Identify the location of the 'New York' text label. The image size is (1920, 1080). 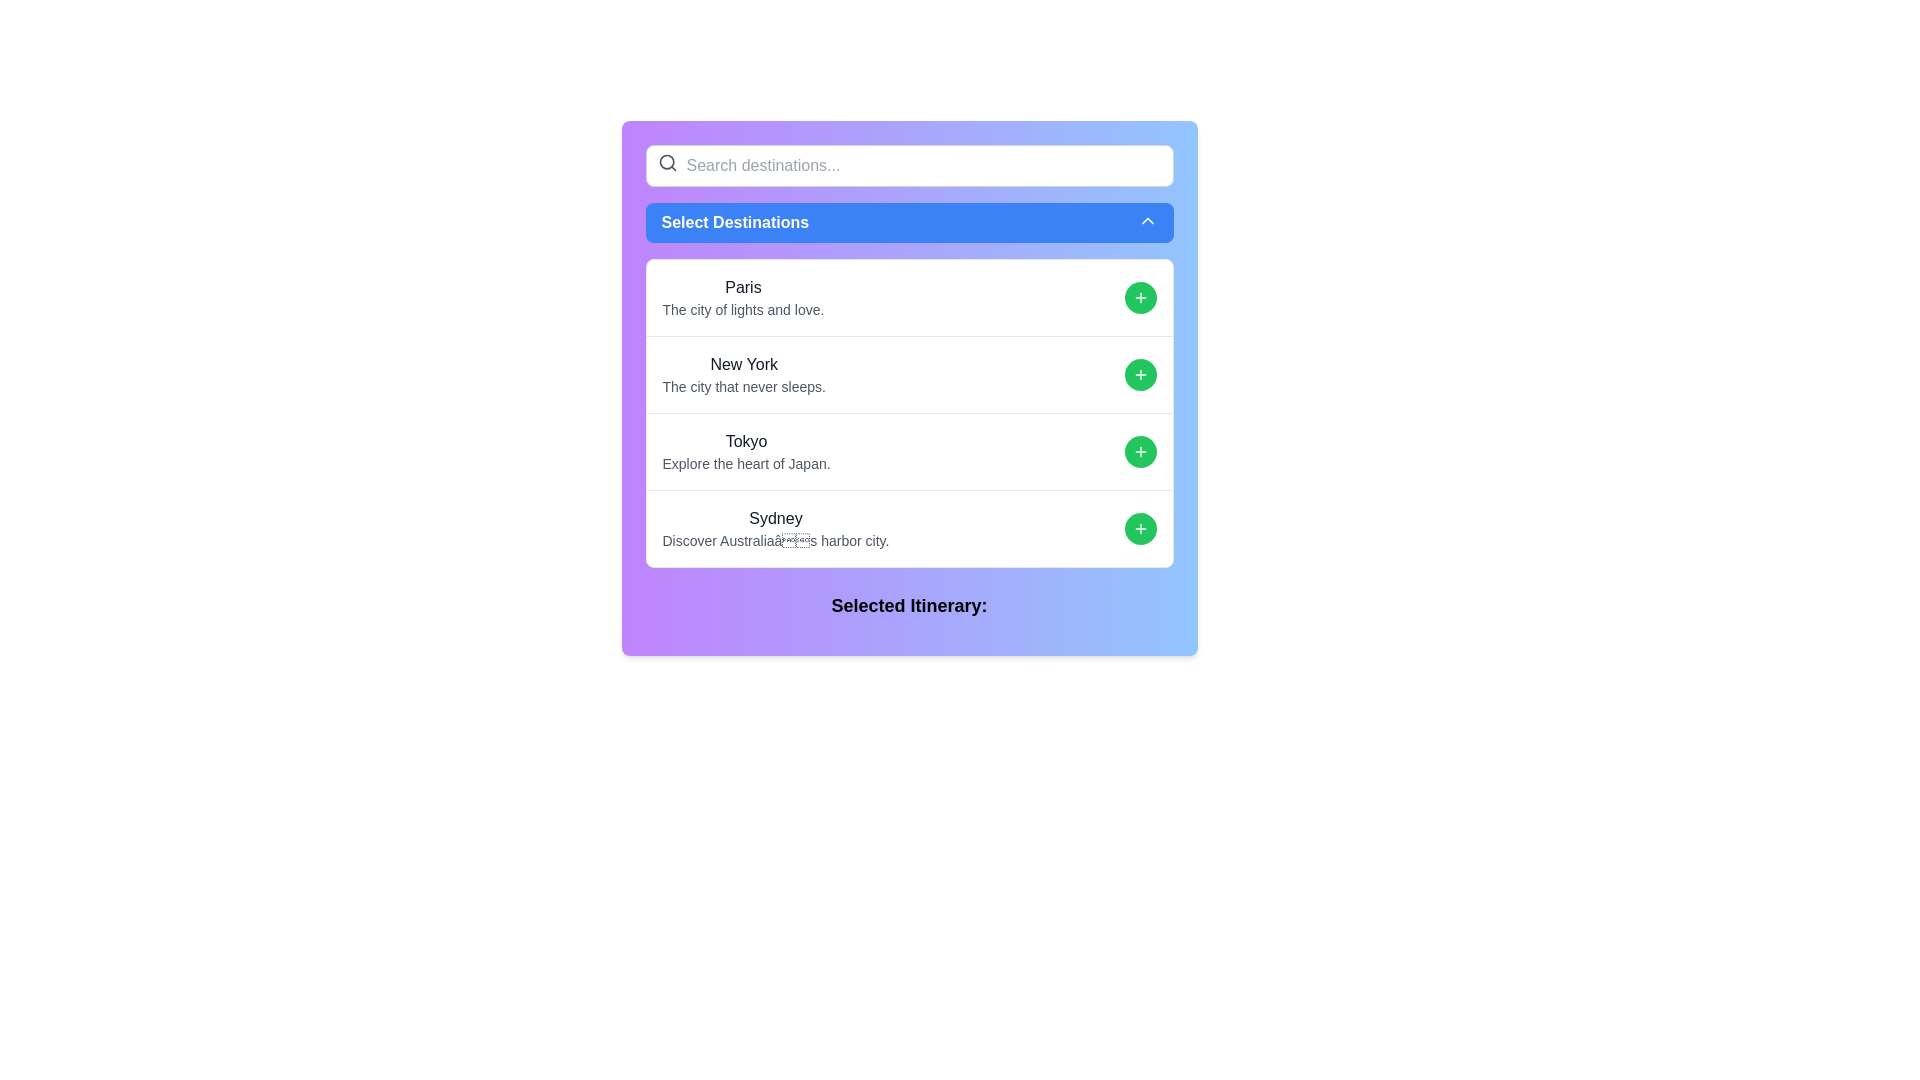
(743, 365).